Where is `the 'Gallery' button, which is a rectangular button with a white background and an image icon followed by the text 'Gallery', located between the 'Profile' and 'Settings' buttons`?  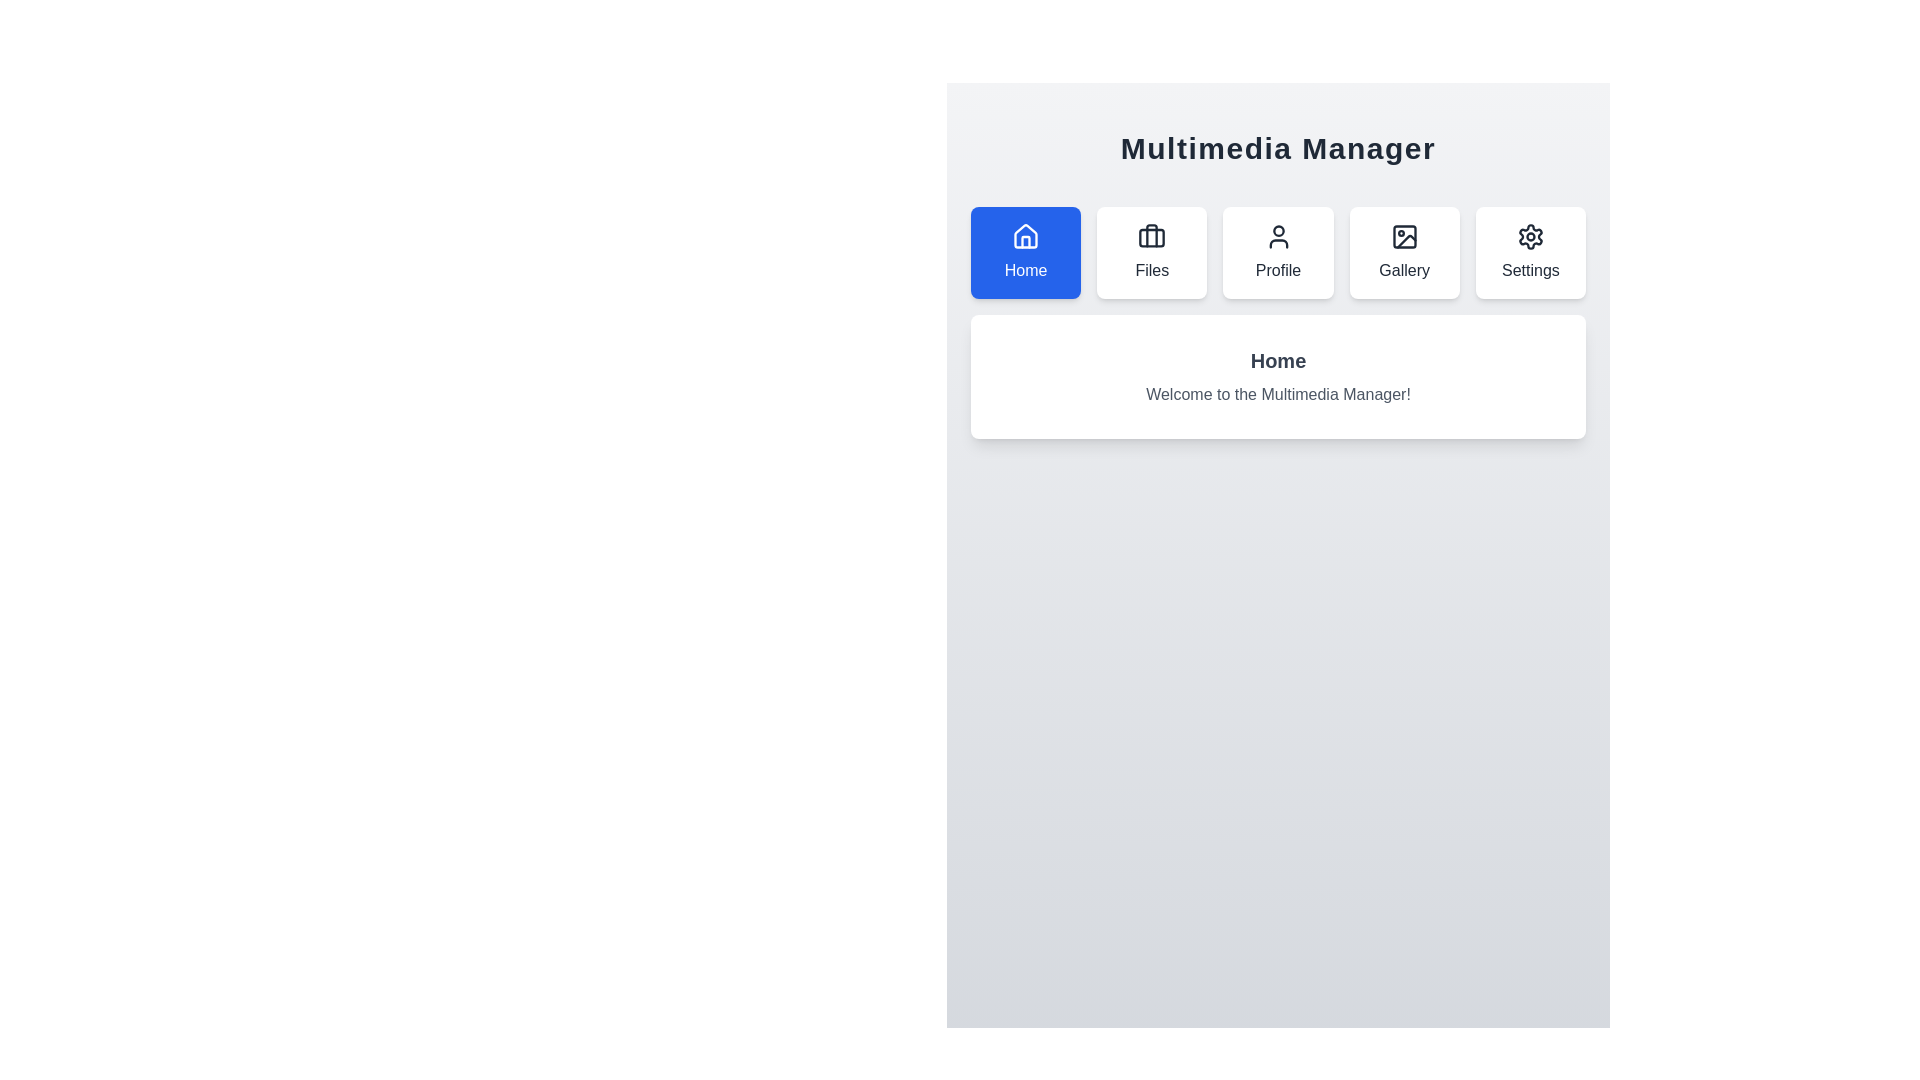 the 'Gallery' button, which is a rectangular button with a white background and an image icon followed by the text 'Gallery', located between the 'Profile' and 'Settings' buttons is located at coordinates (1403, 252).